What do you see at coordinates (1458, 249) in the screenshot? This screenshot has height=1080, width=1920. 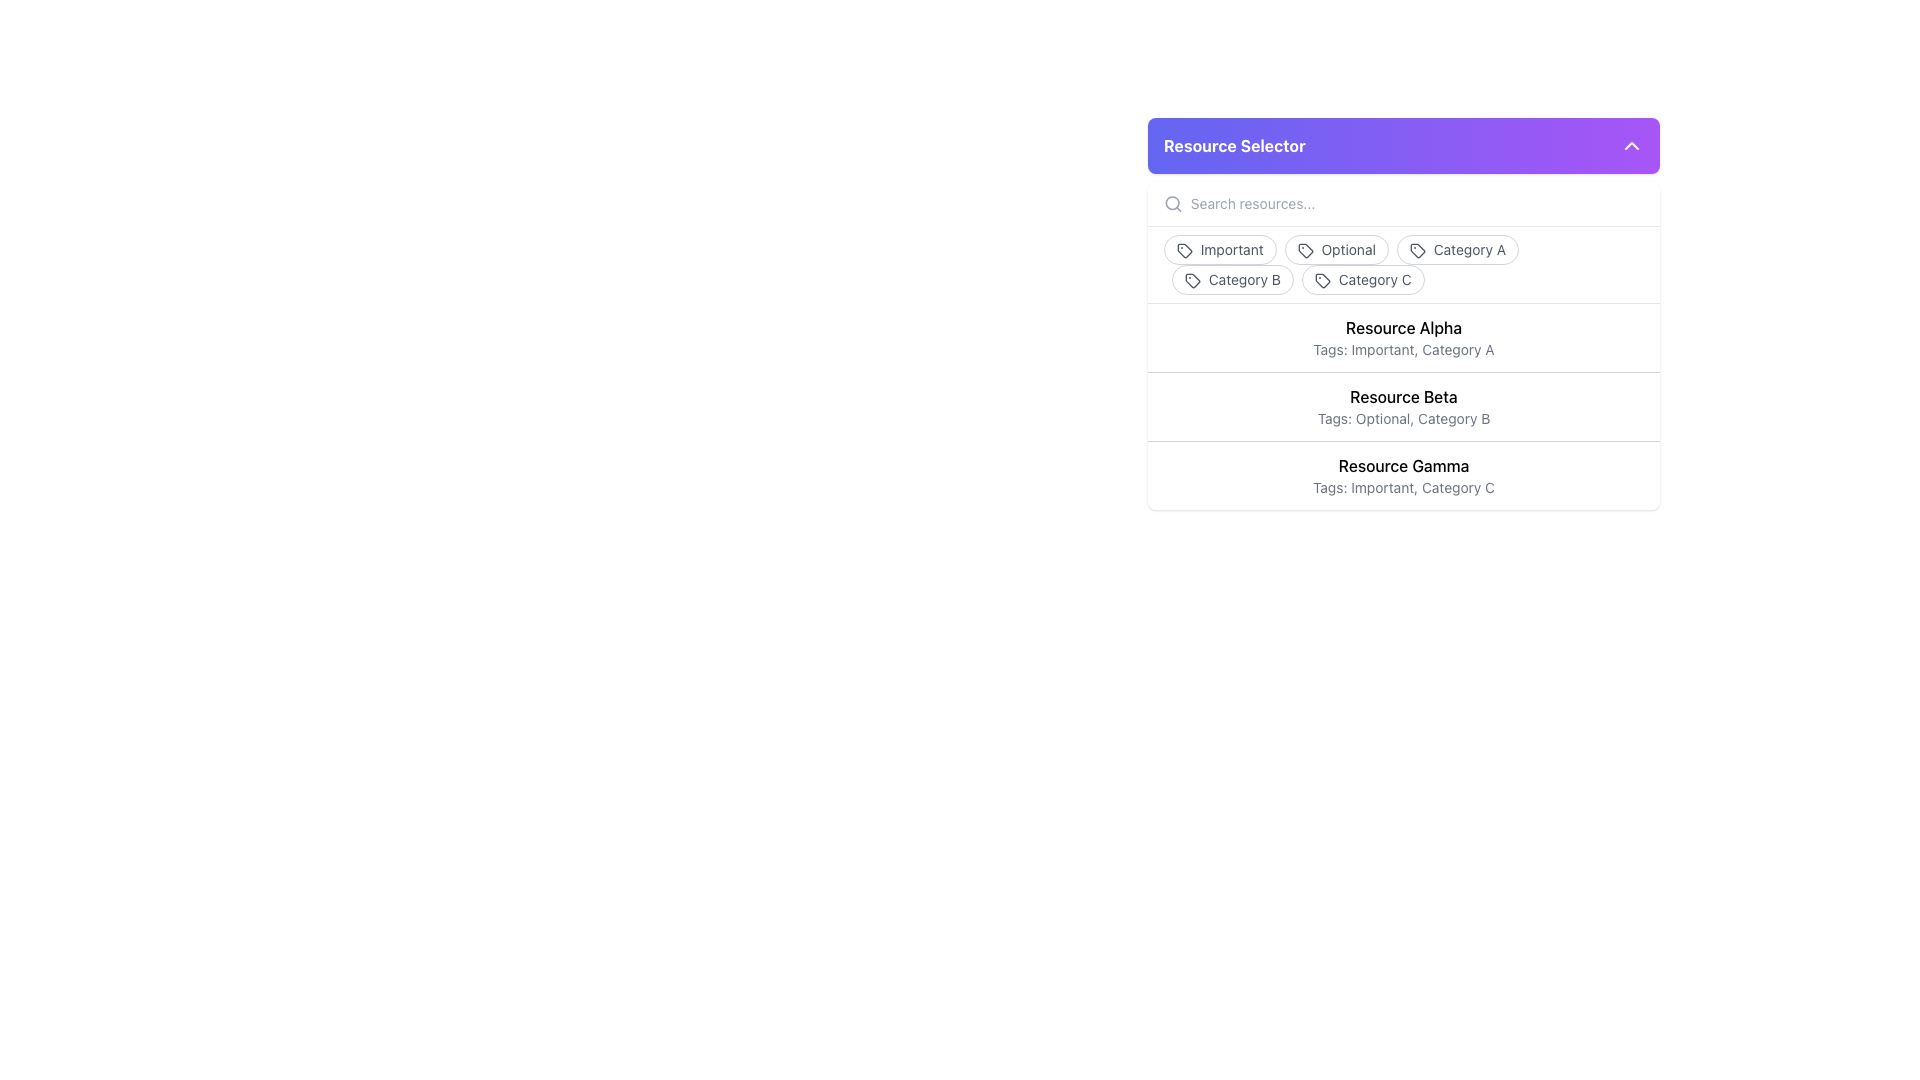 I see `the interactive button for selecting 'Category A' located in the 'Resource Selector' section` at bounding box center [1458, 249].